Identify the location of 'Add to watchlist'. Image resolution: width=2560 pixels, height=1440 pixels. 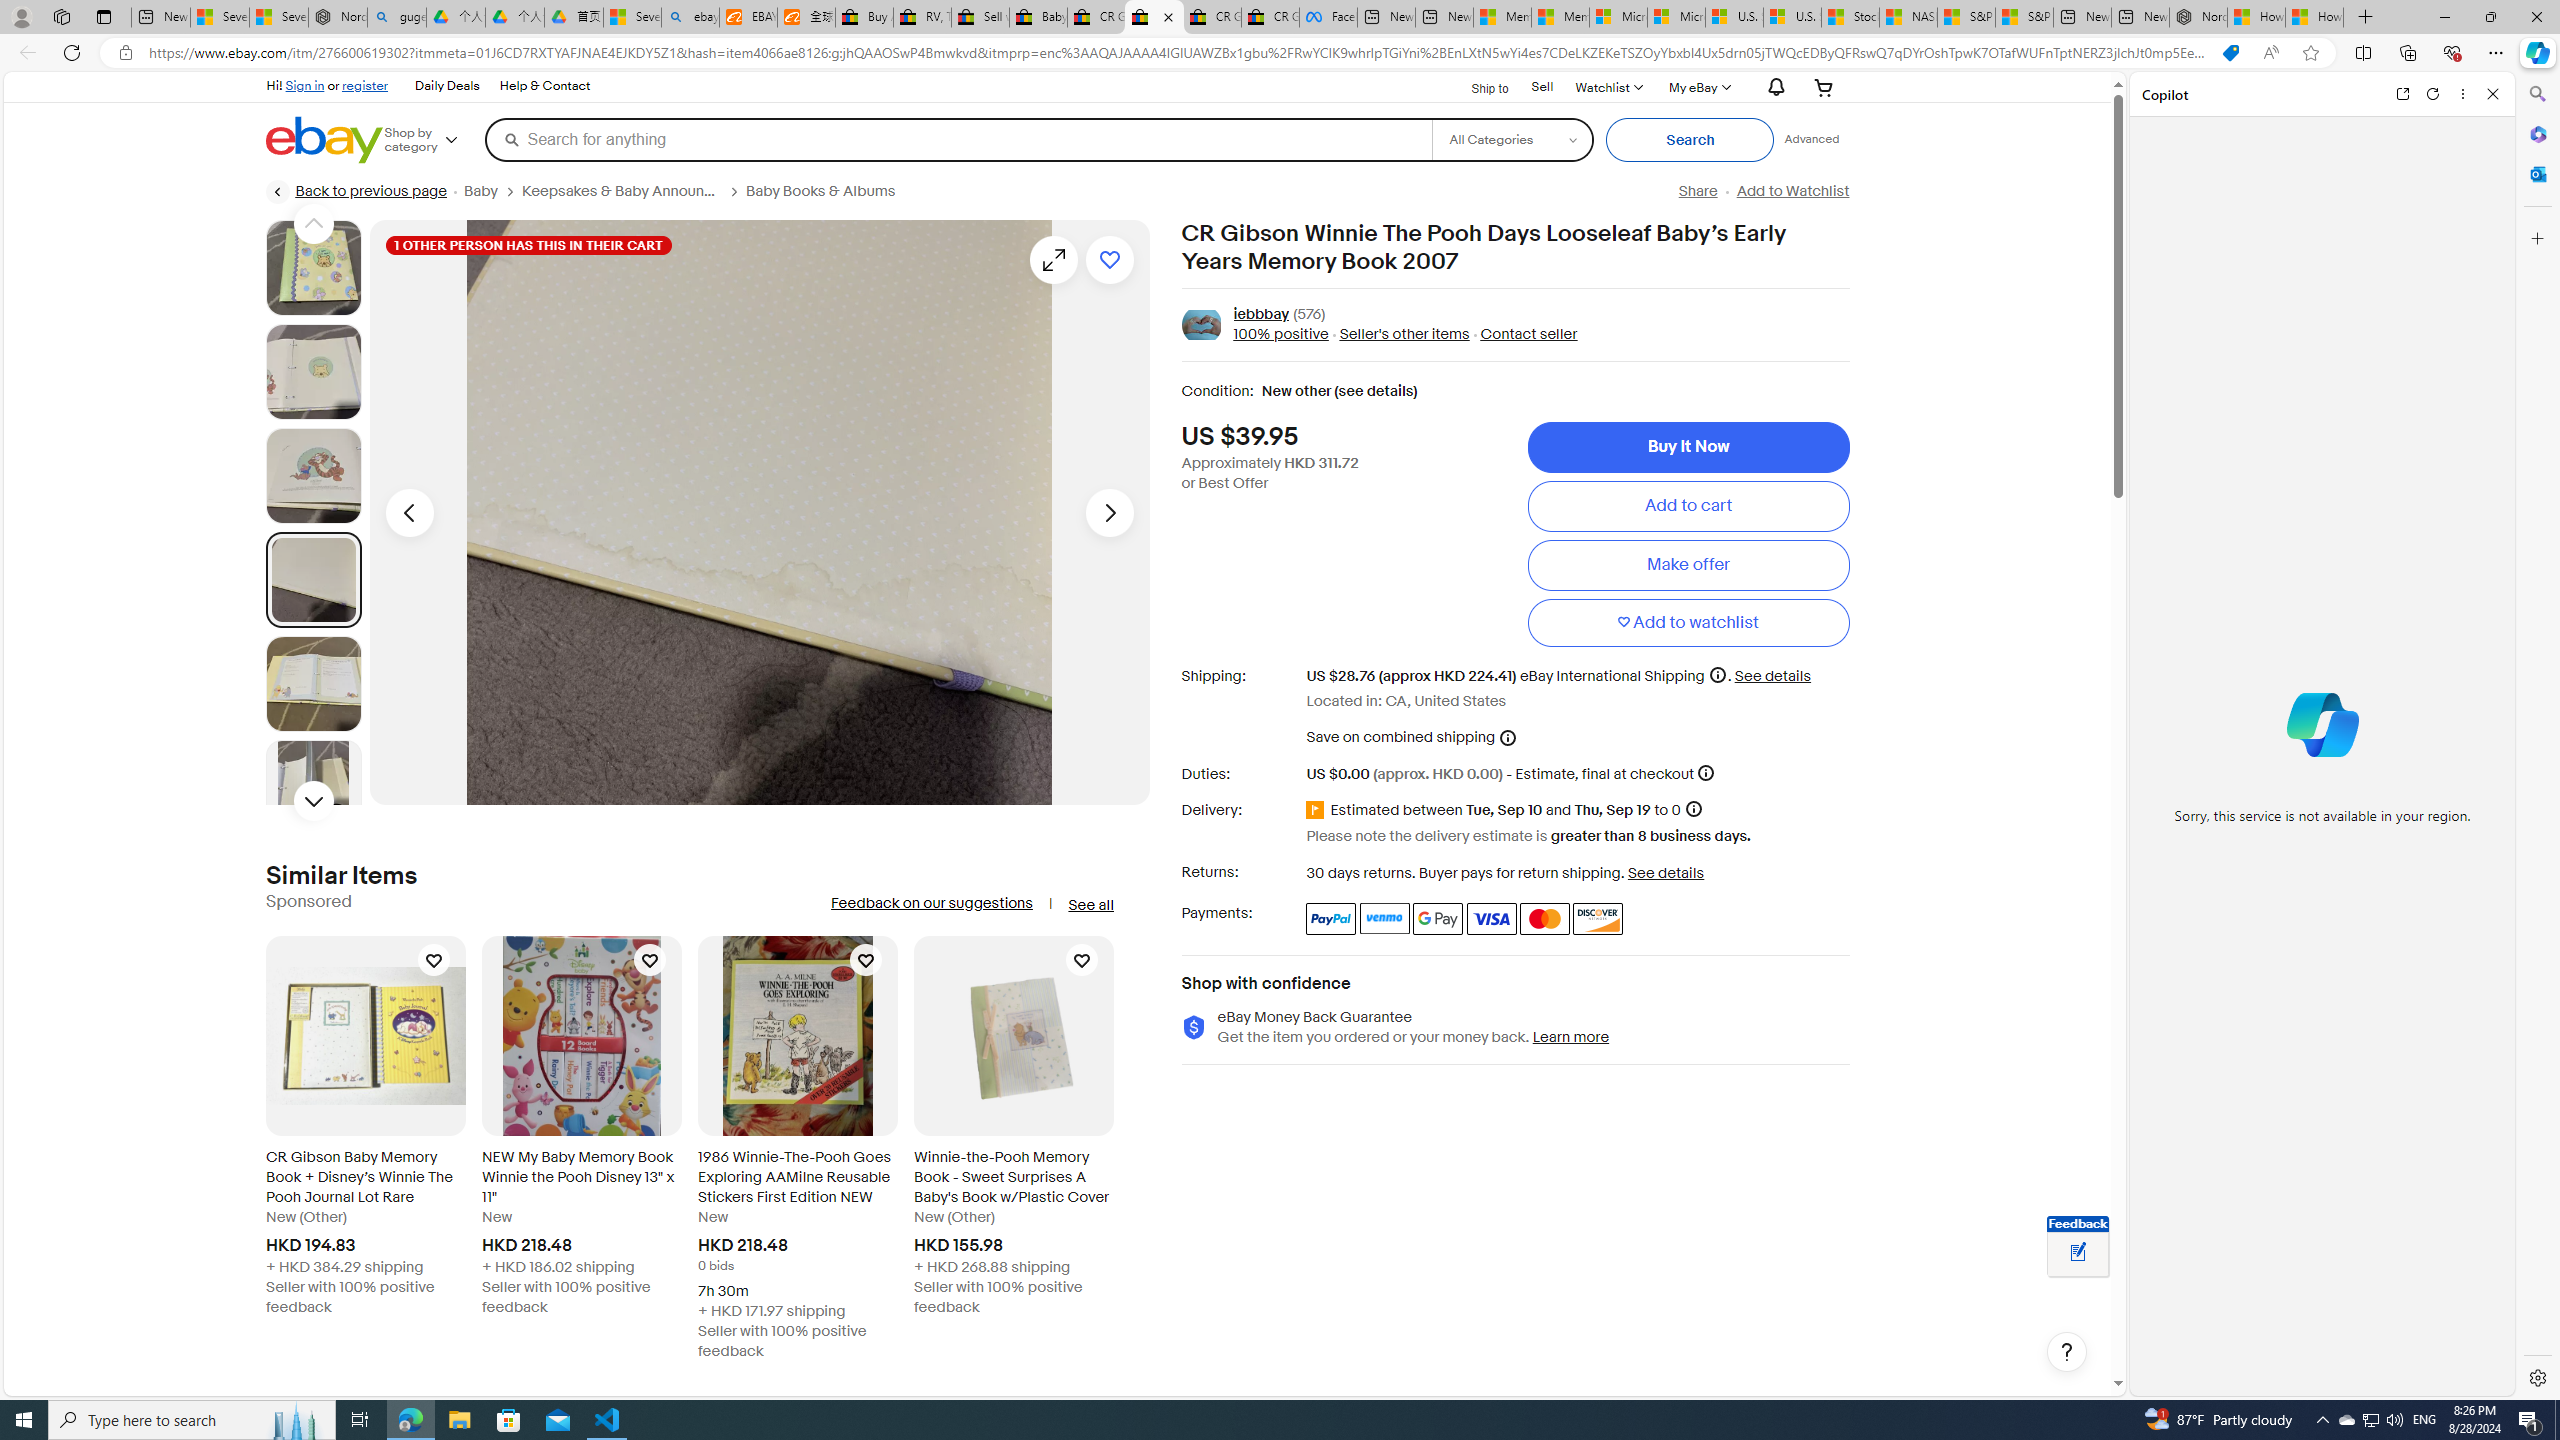
(1687, 621).